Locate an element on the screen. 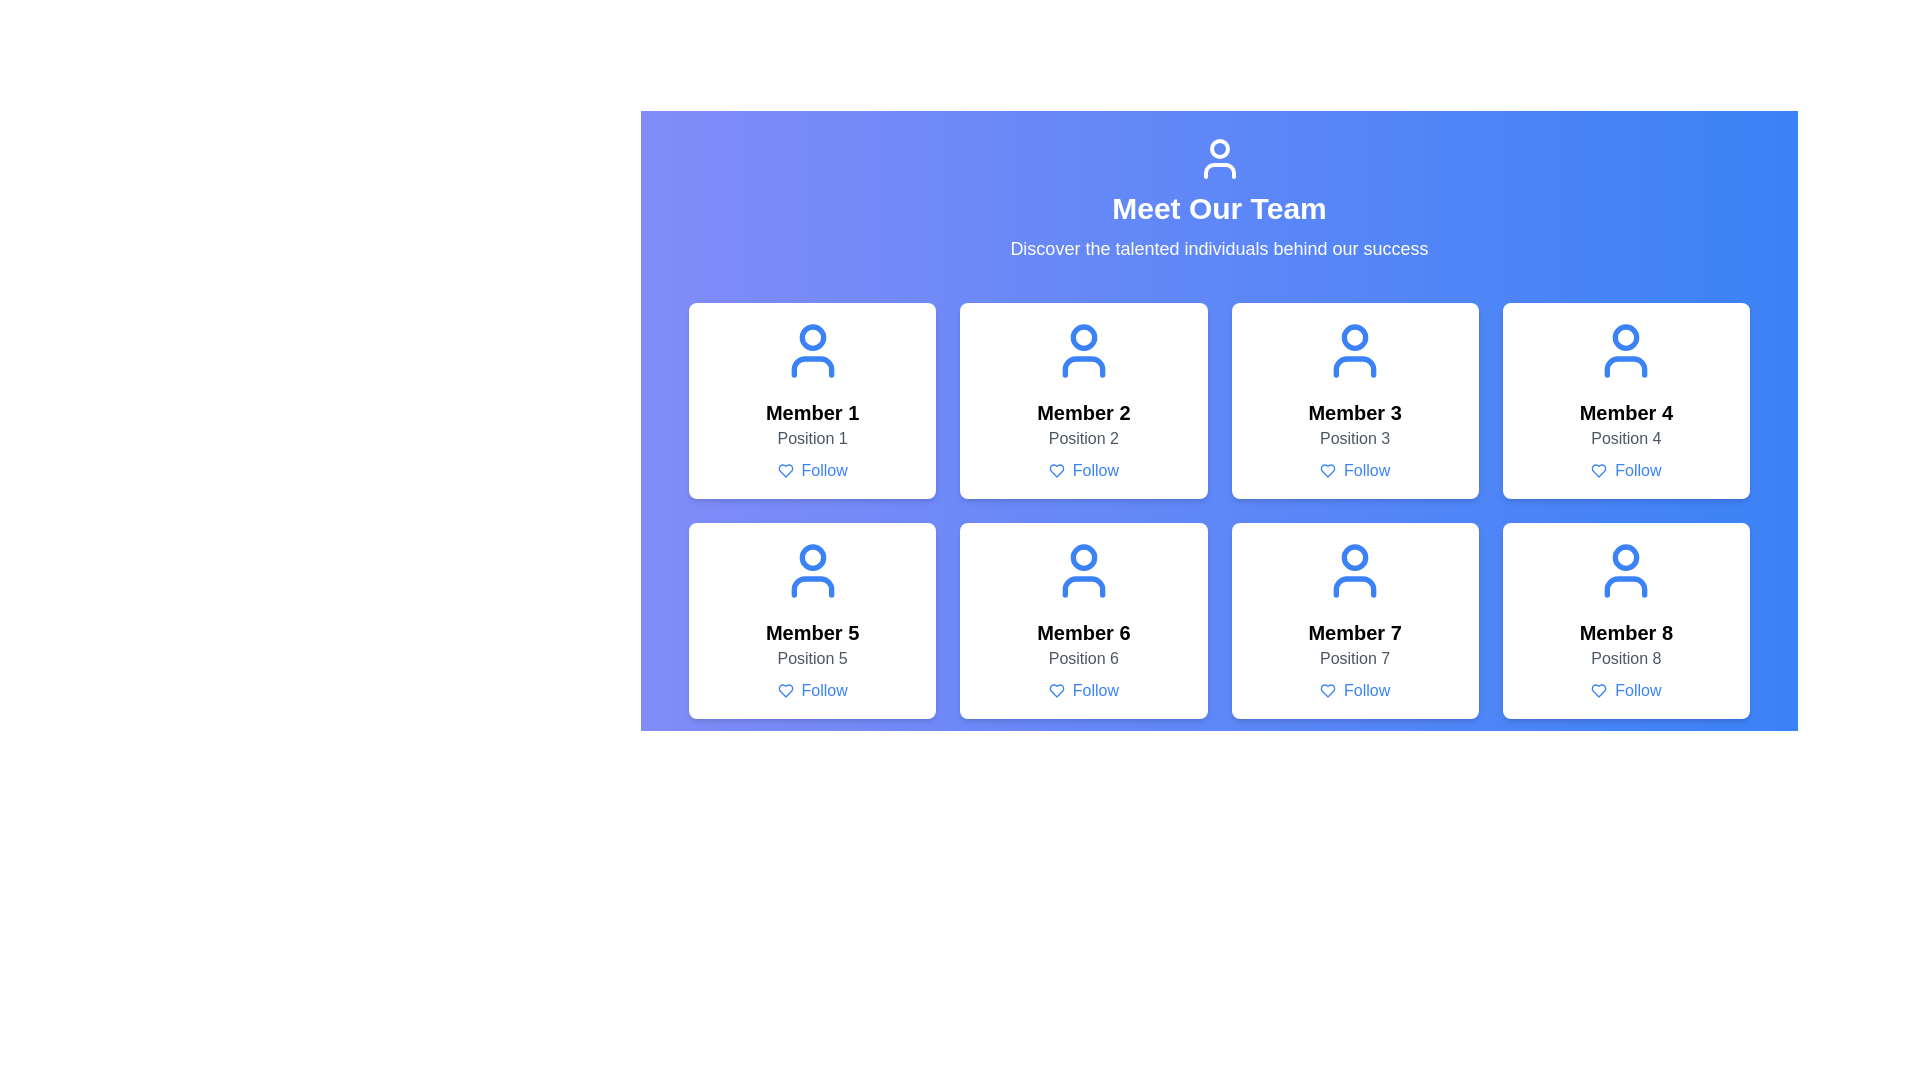 This screenshot has height=1080, width=1920. the third 'Follow' button located below 'Member 3 - Position 3' is located at coordinates (1355, 470).